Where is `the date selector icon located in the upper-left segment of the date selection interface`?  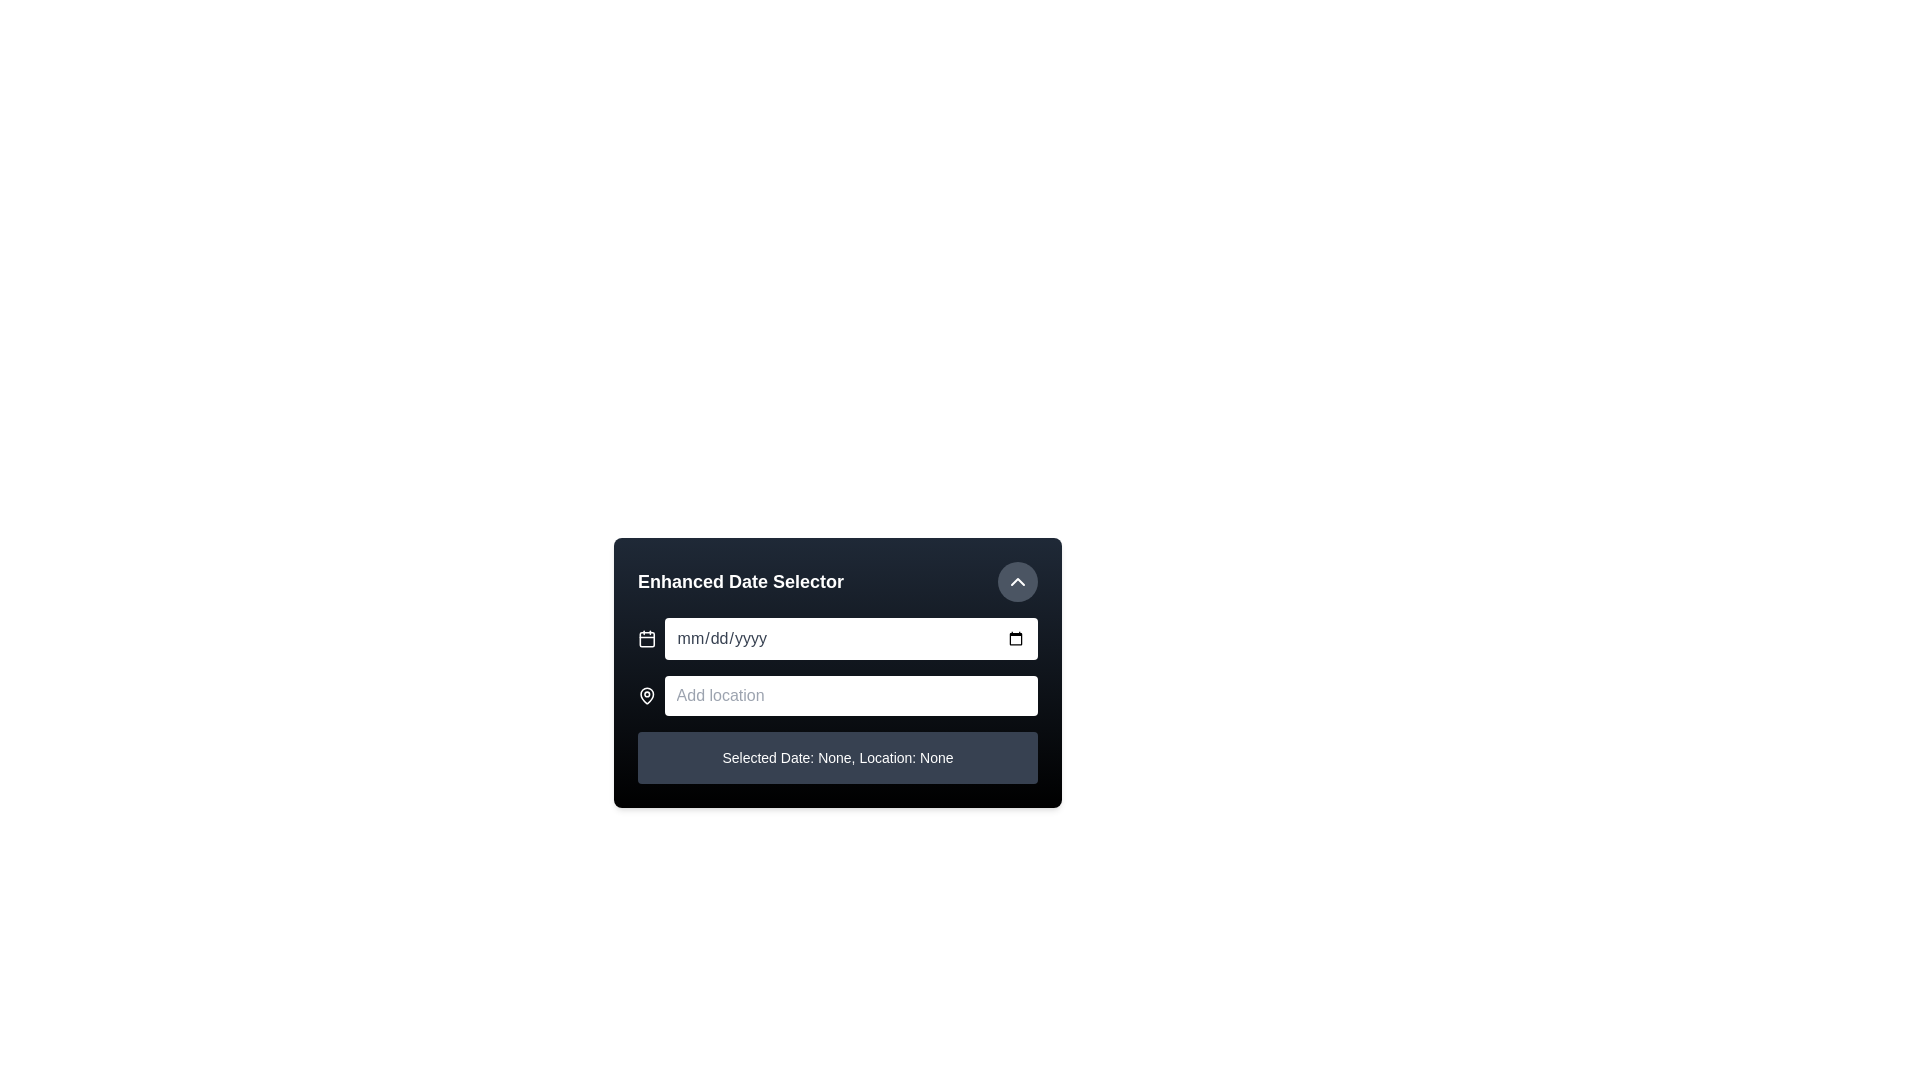
the date selector icon located in the upper-left segment of the date selection interface is located at coordinates (647, 639).